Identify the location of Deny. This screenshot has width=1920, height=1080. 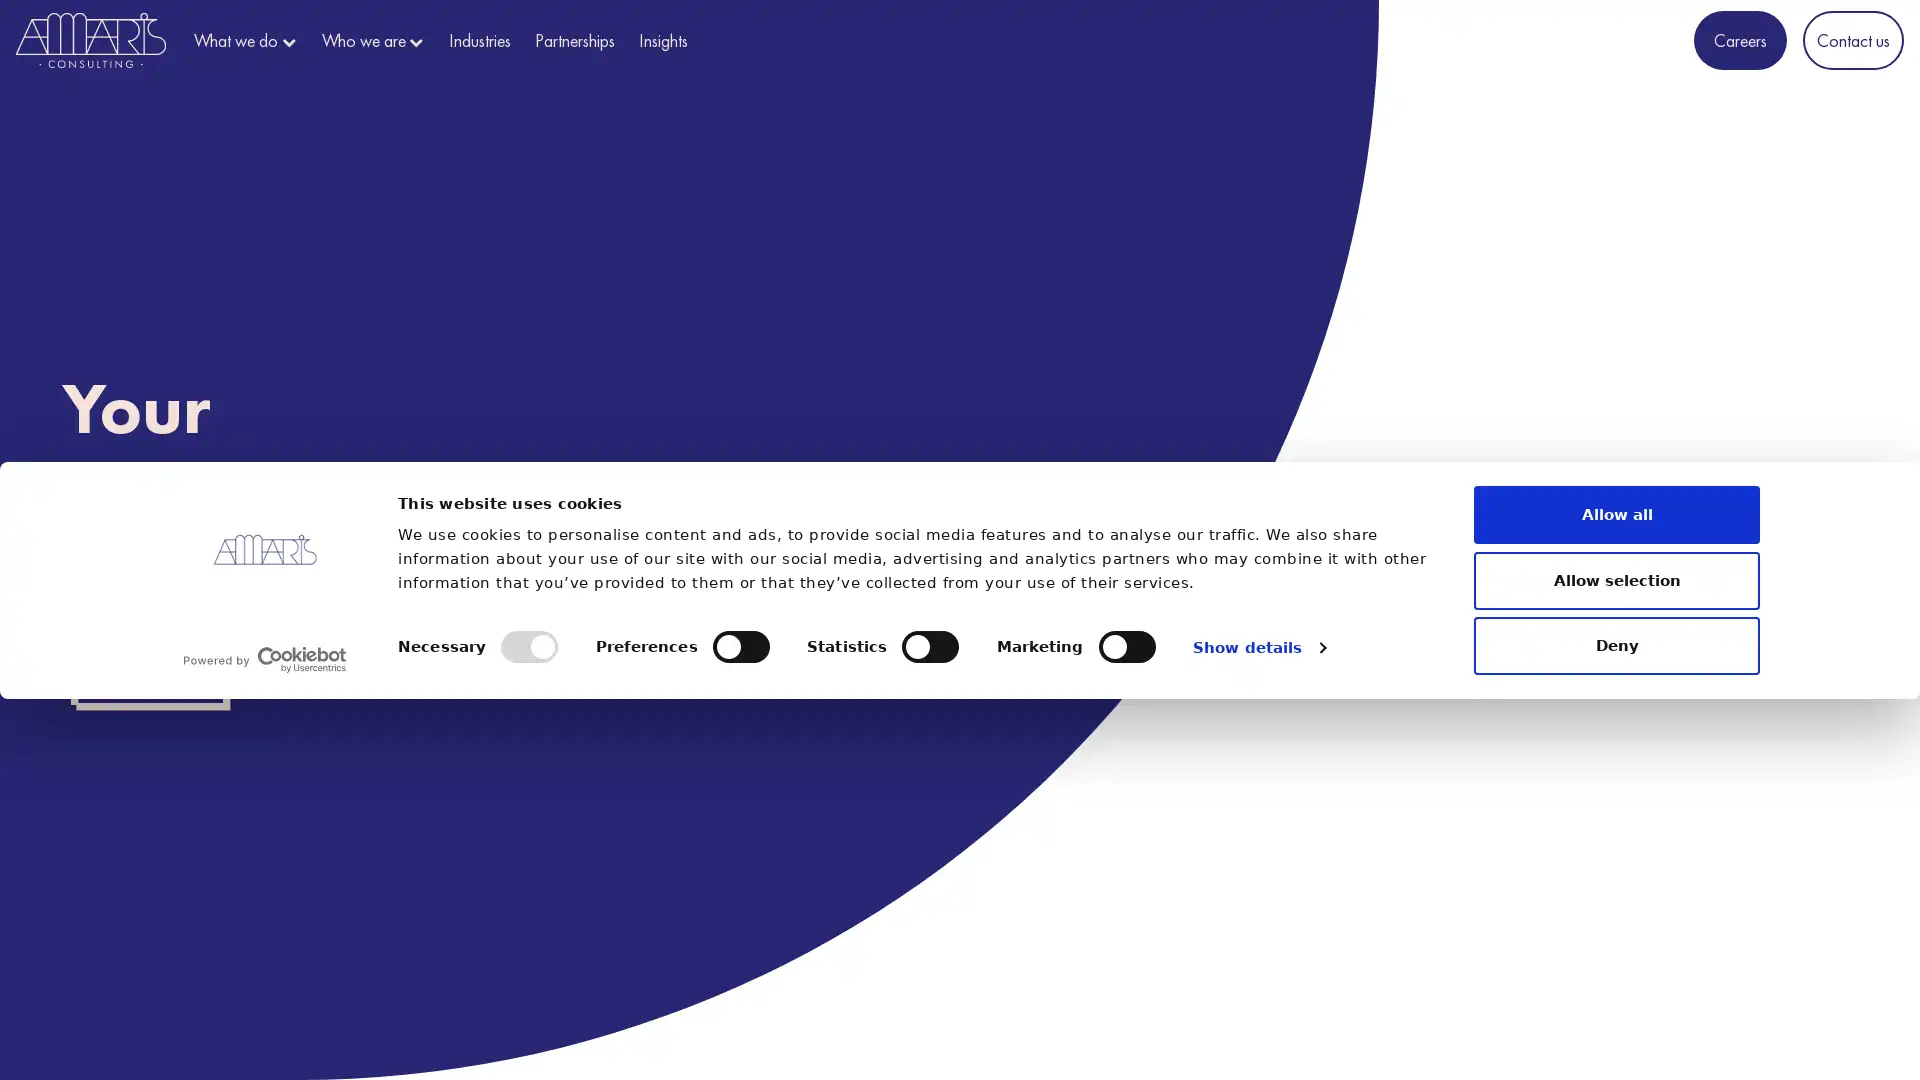
(1617, 1026).